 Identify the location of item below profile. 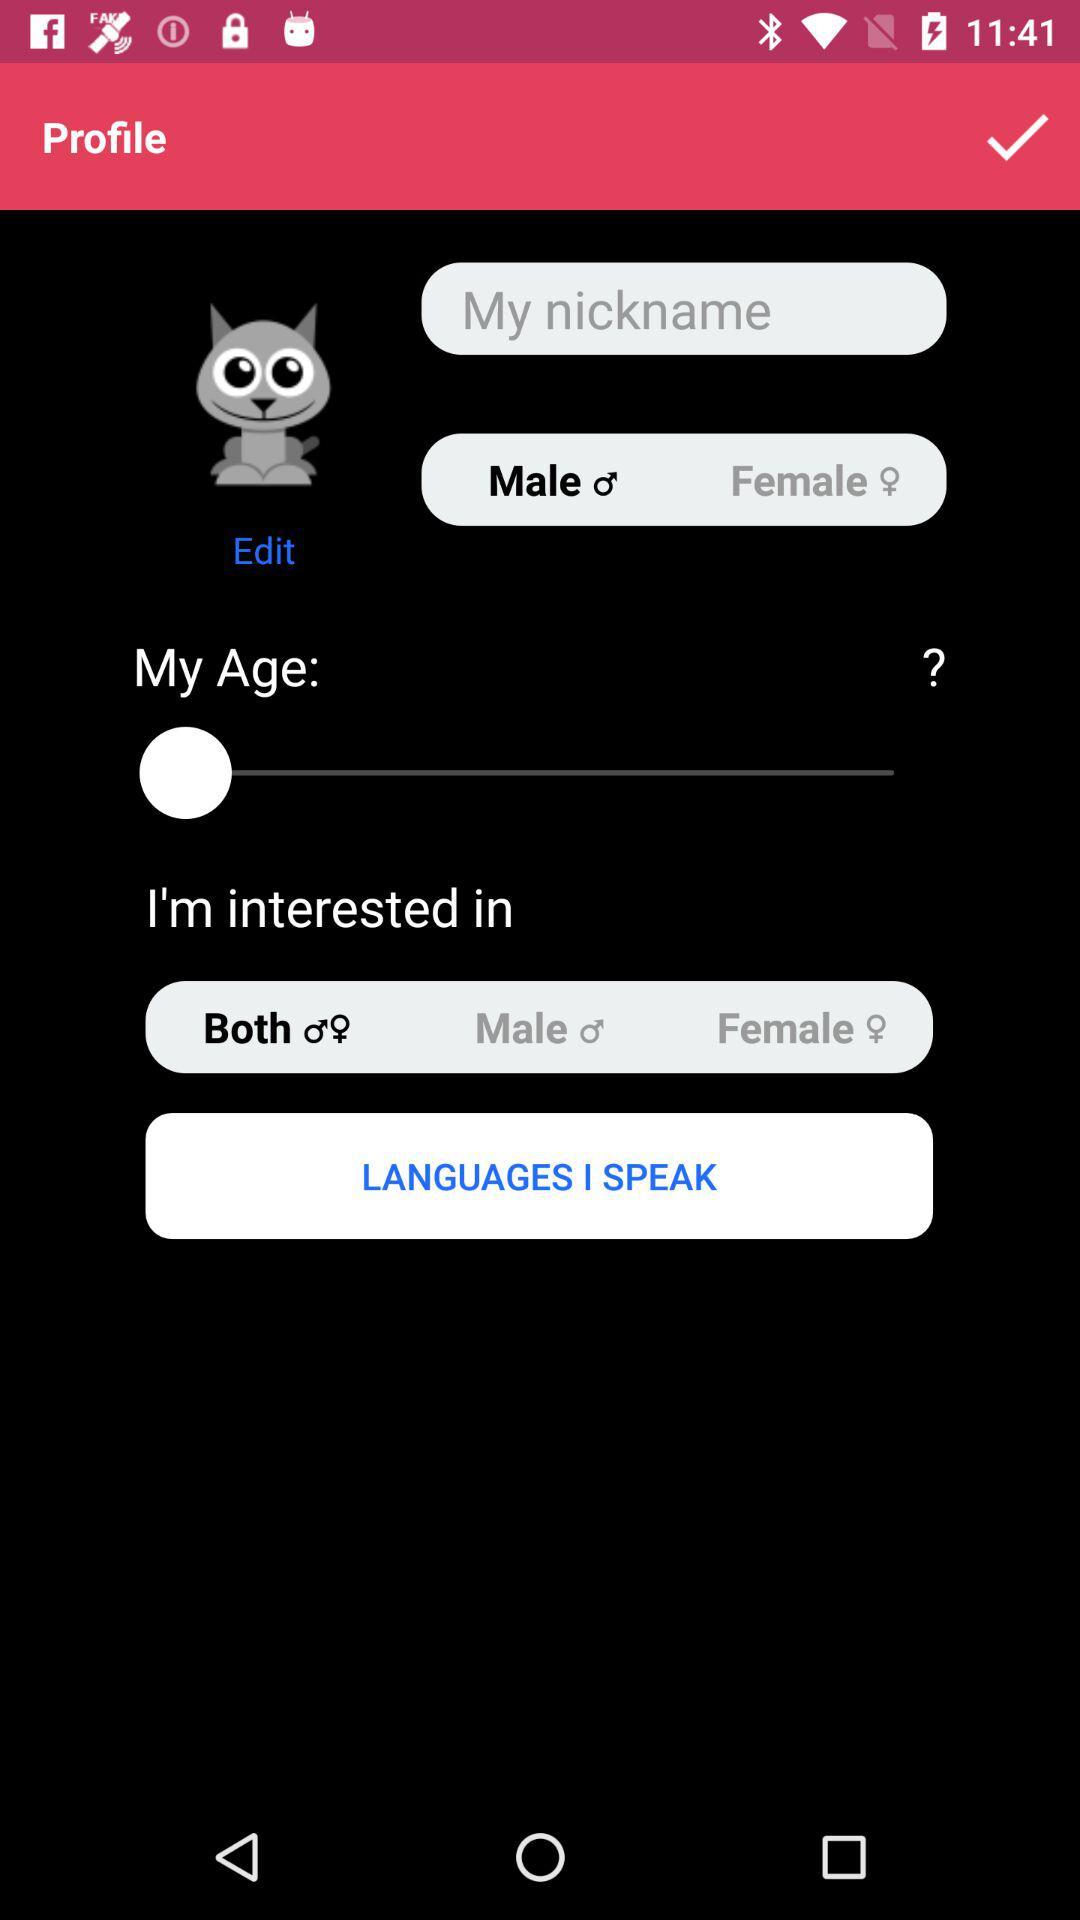
(262, 393).